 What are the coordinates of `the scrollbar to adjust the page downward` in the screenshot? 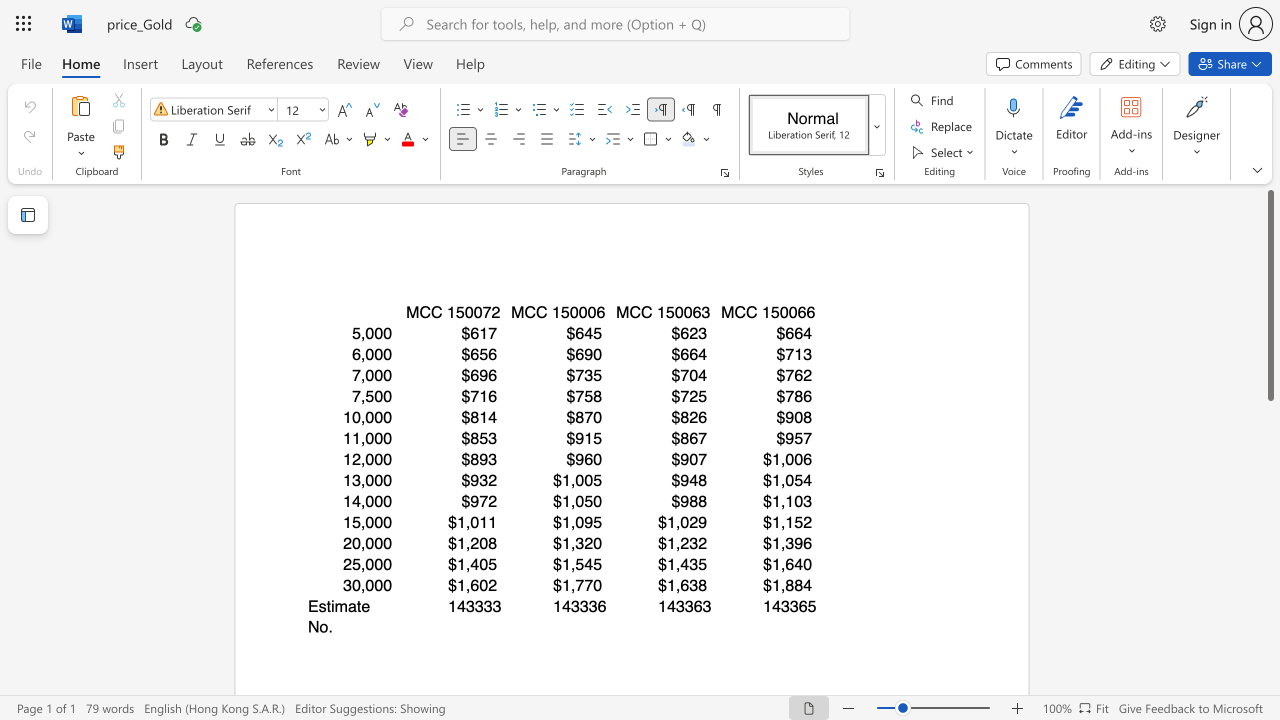 It's located at (1269, 580).